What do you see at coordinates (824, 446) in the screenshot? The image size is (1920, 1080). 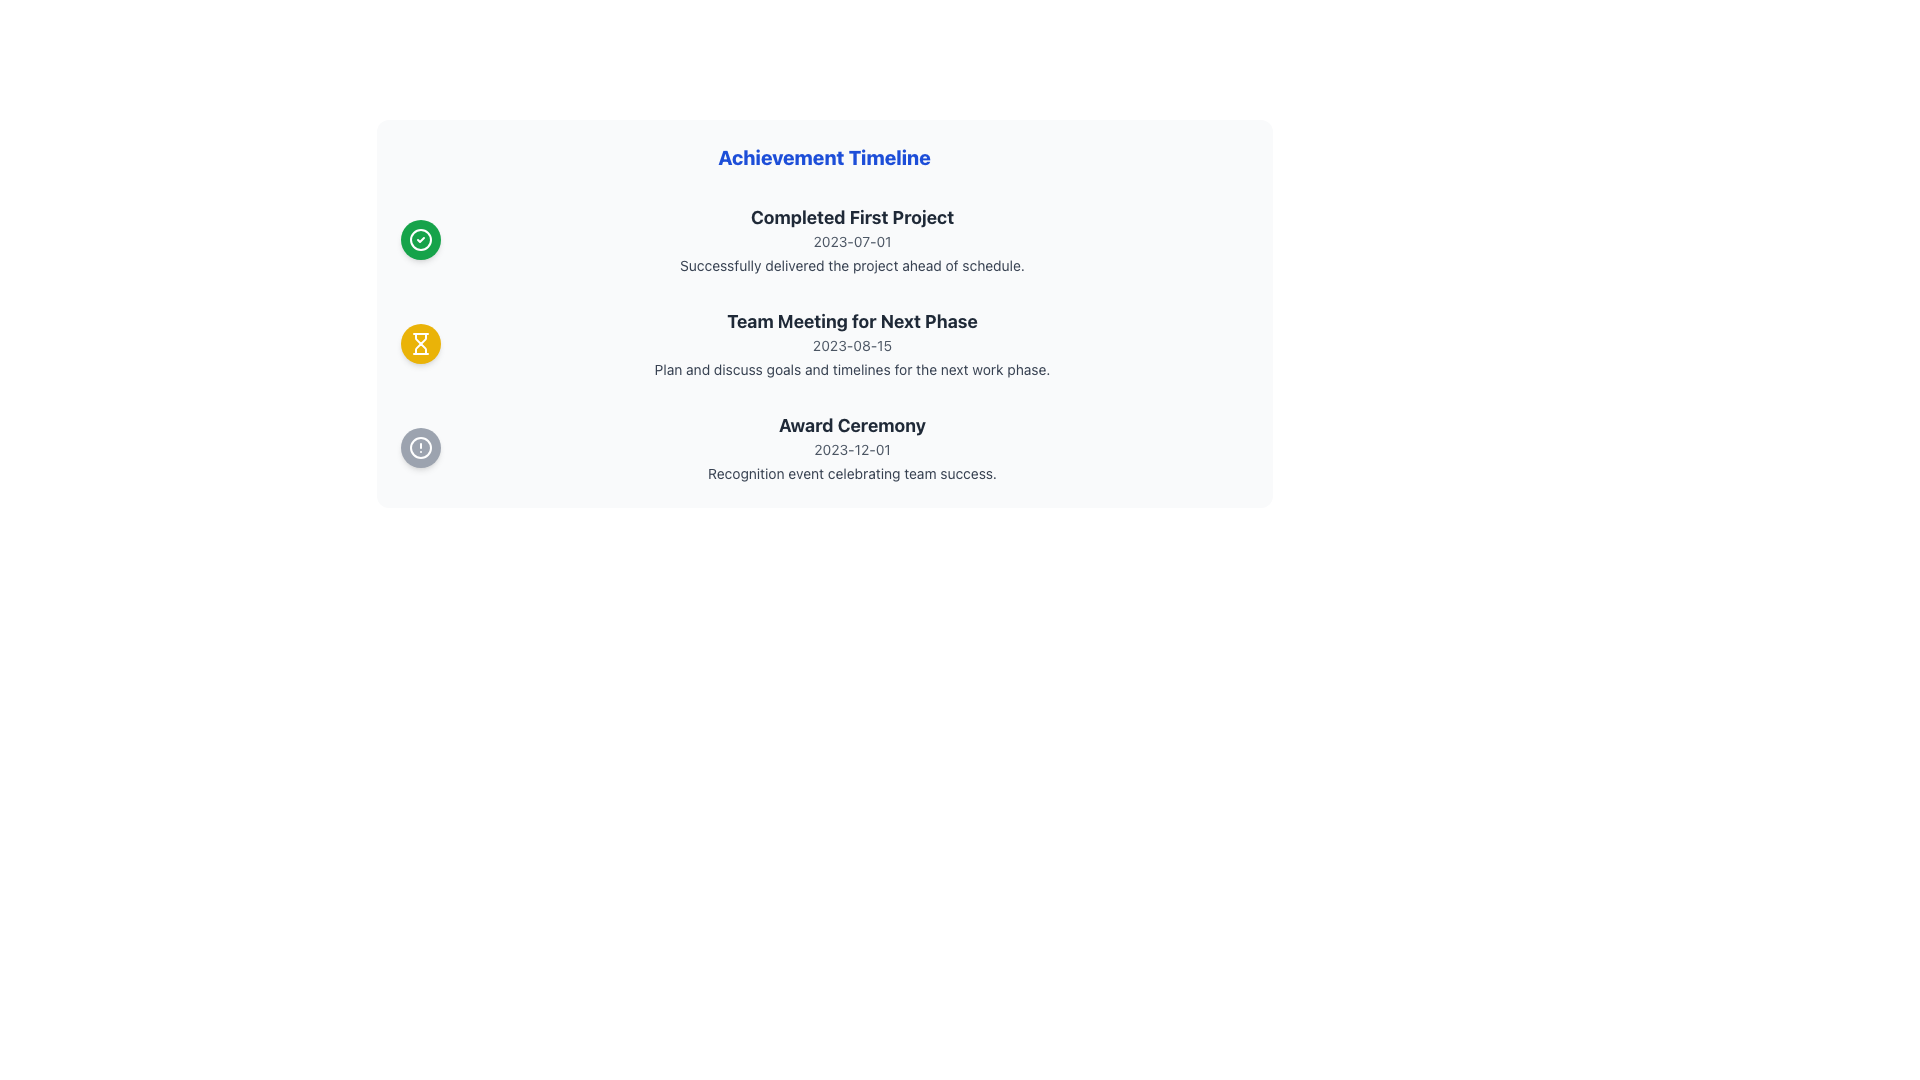 I see `information displayed in the 'Award Ceremony' Event Entry Block, which is the last entry under the 'Achievement Timeline' header` at bounding box center [824, 446].